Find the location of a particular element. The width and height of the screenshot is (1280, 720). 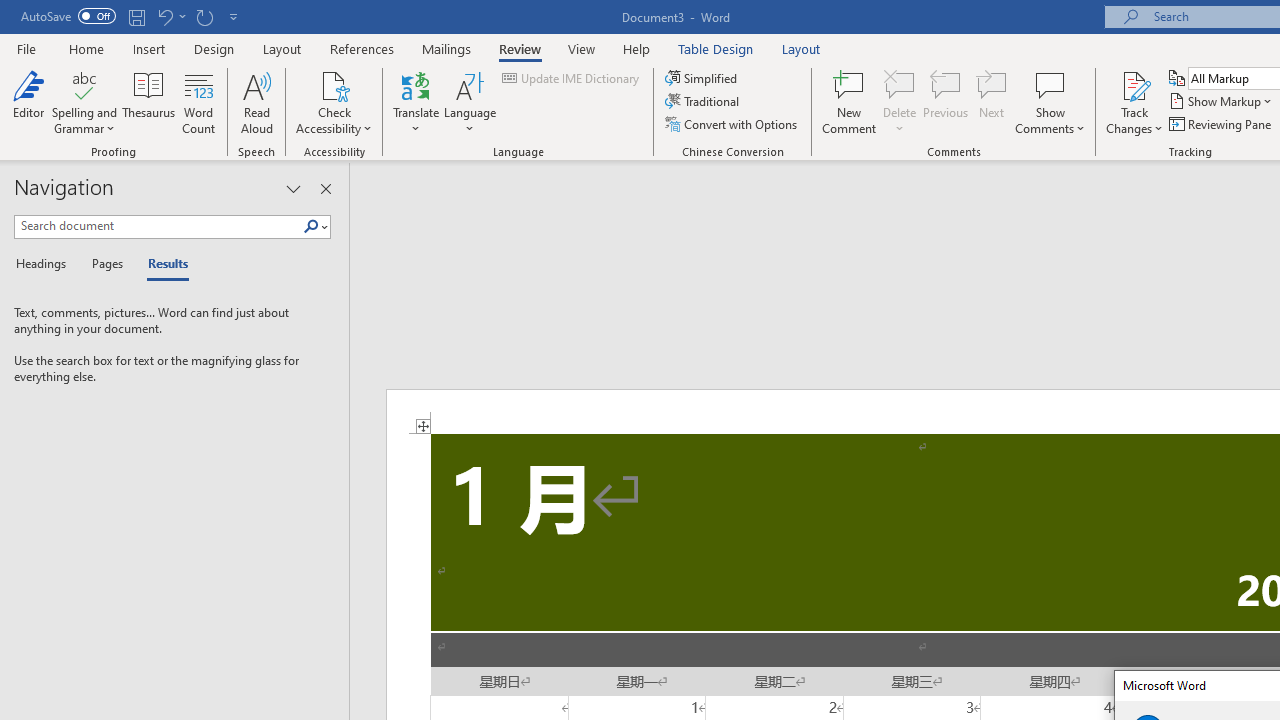

'Check Accessibility' is located at coordinates (334, 103).